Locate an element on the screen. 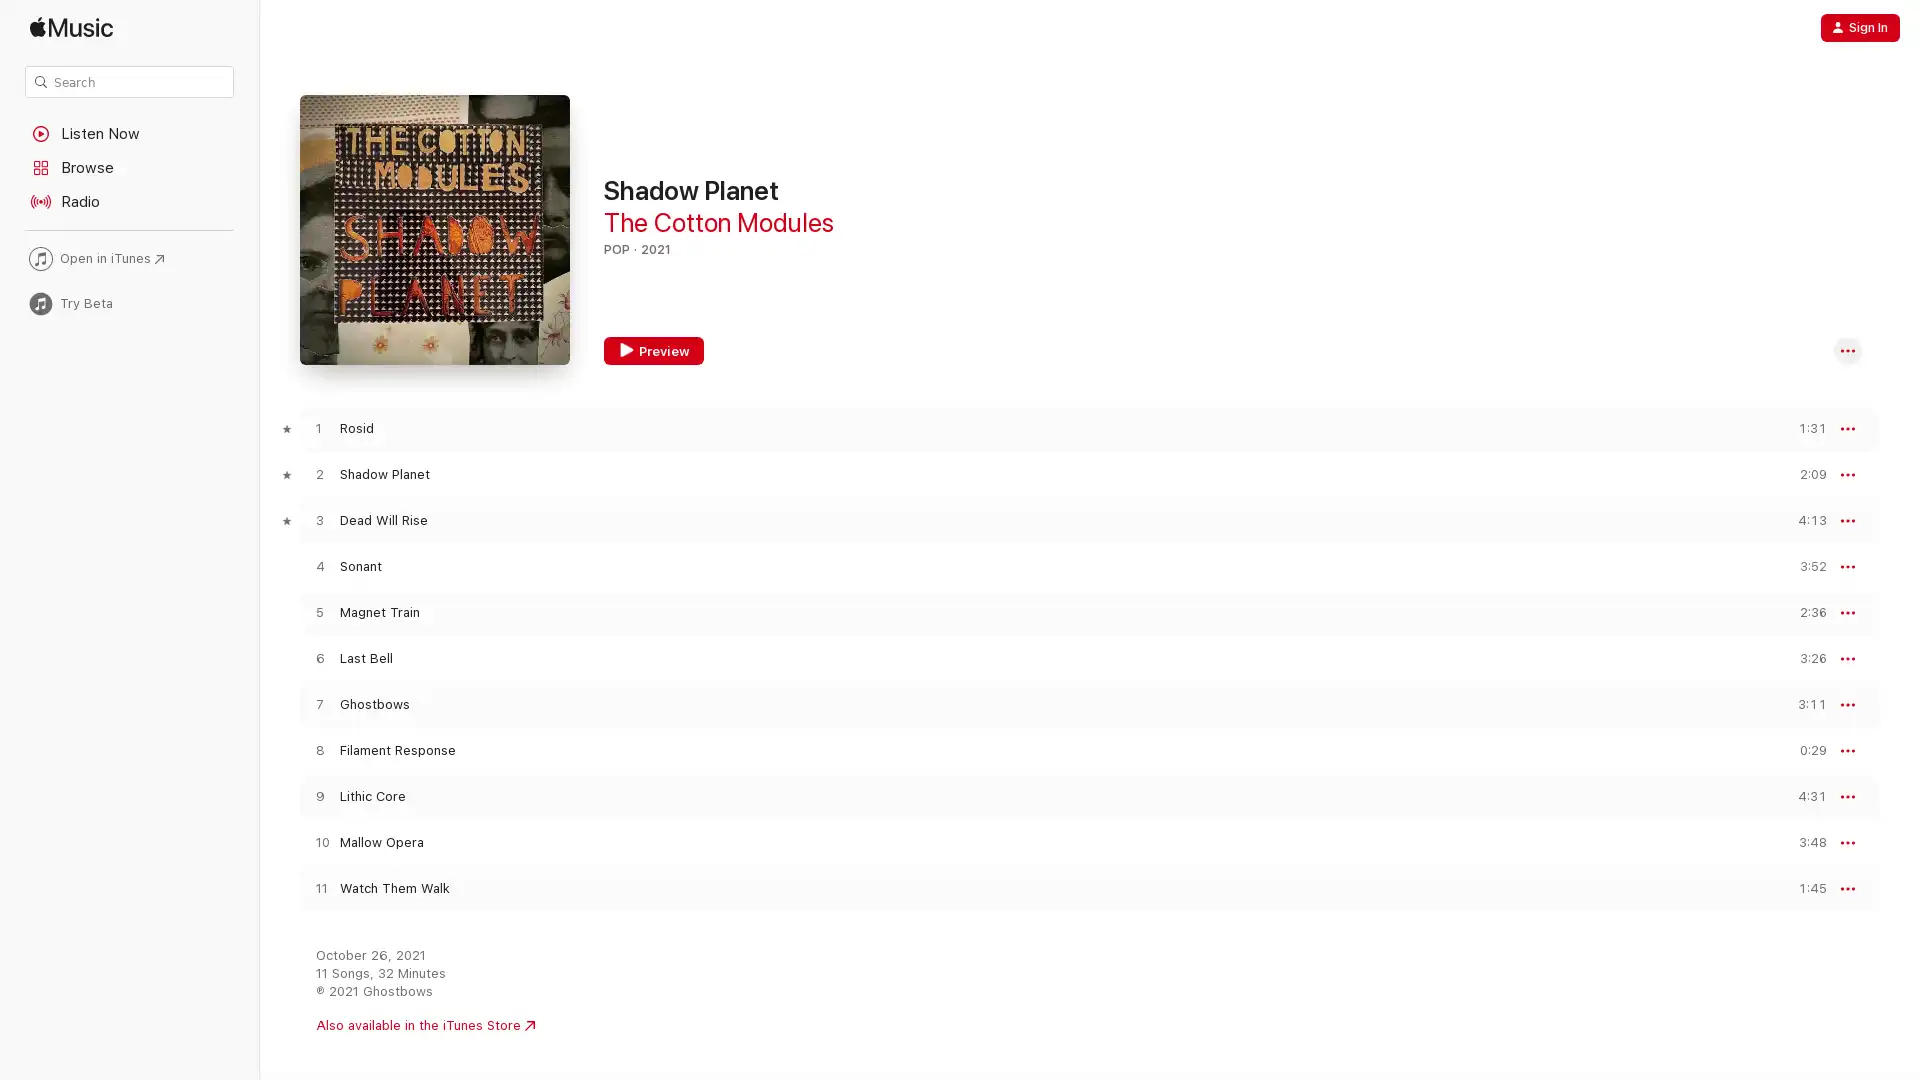 The width and height of the screenshot is (1920, 1080). Play is located at coordinates (318, 703).